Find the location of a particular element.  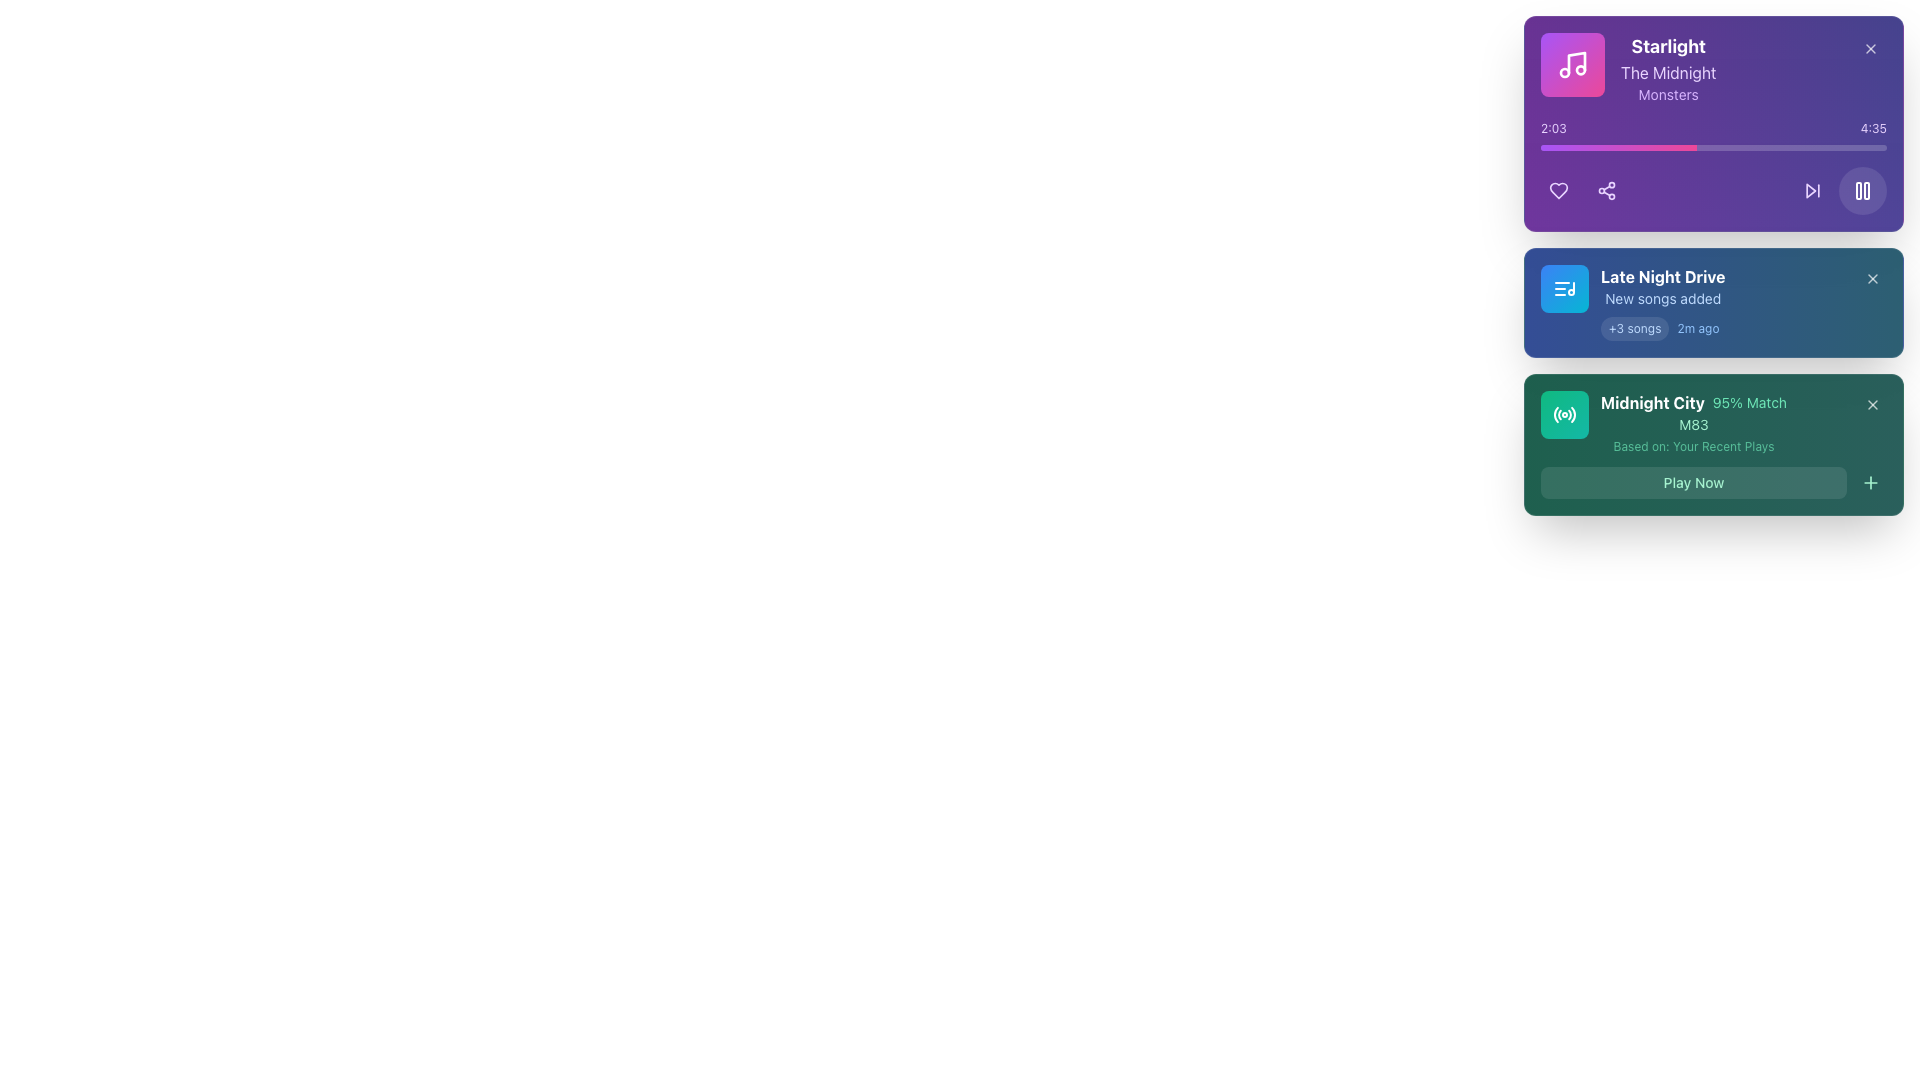

the rounded button with a soft green glow containing a plus icon is located at coordinates (1870, 482).